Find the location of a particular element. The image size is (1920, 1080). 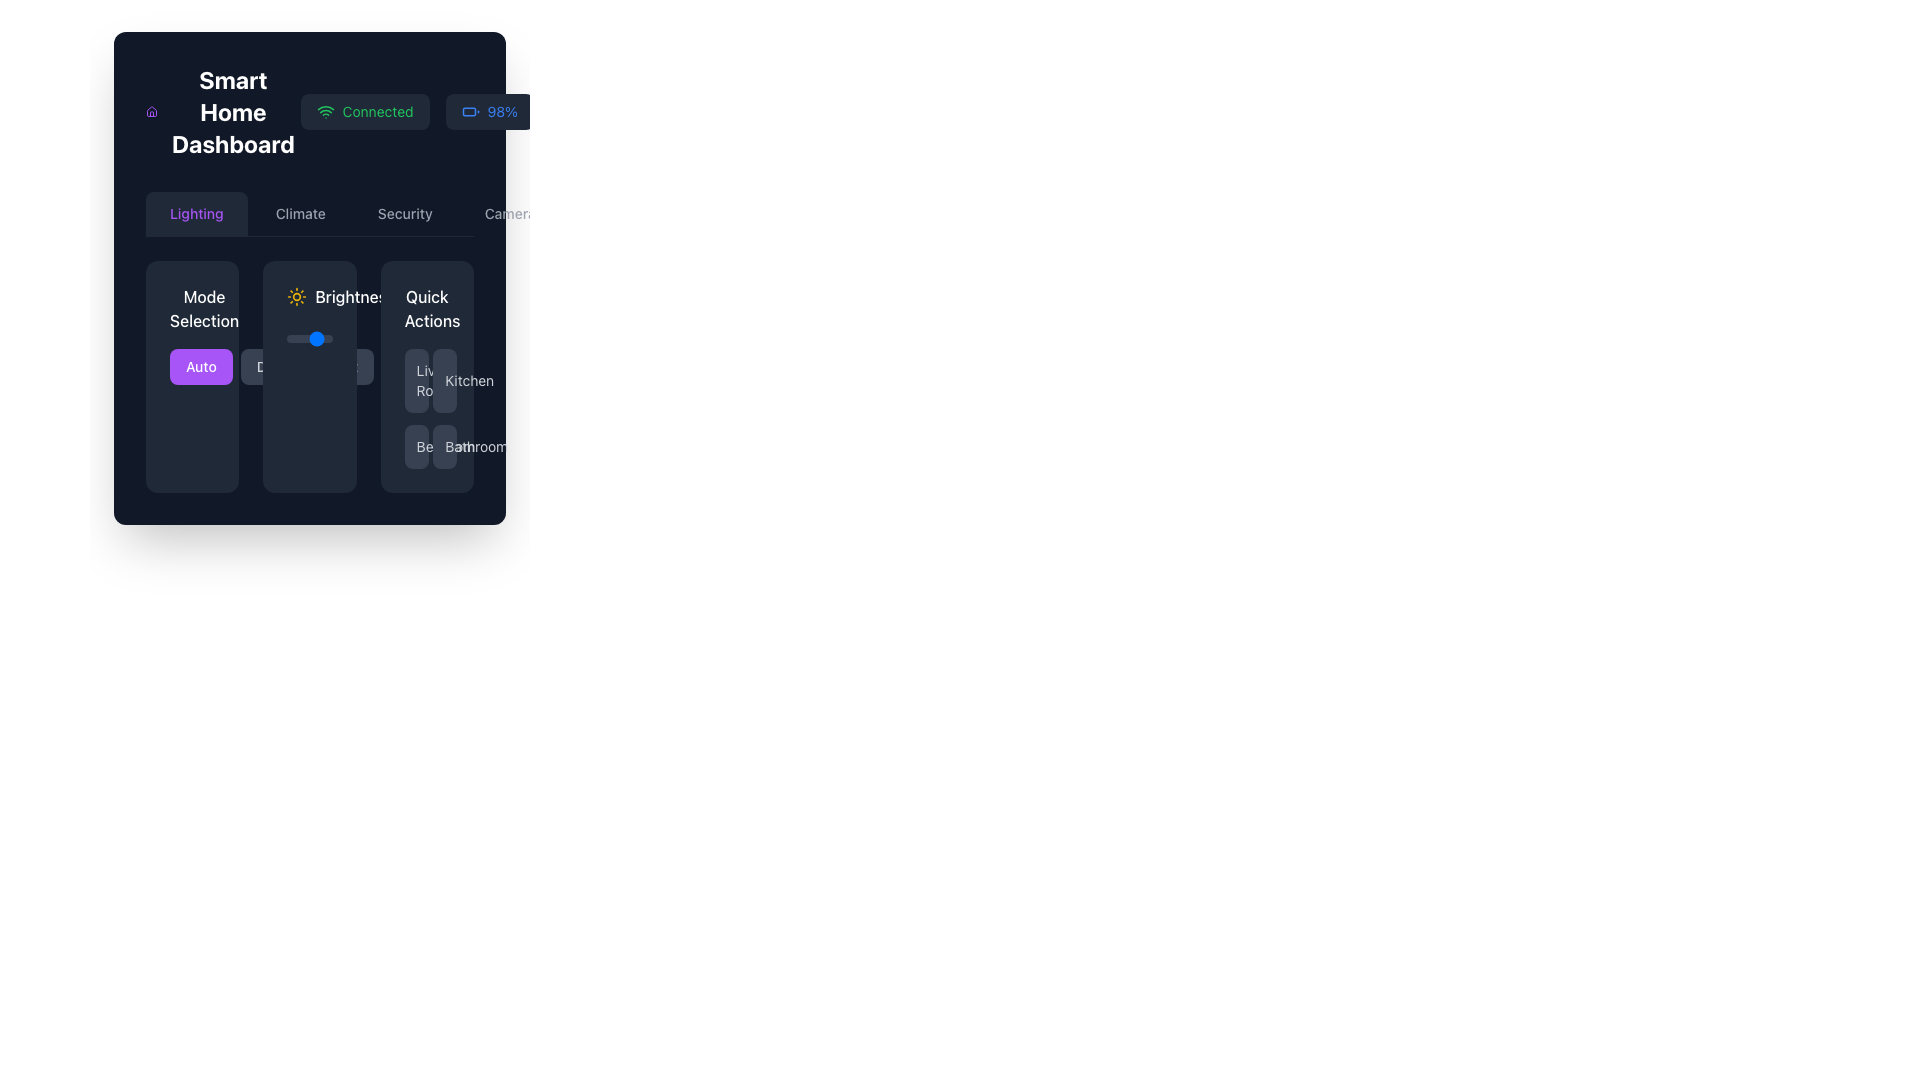

the status indicator Text label that displays 'Connected', located at the top-right section of the interface, to the right of the green Wi-Fi icon is located at coordinates (378, 111).